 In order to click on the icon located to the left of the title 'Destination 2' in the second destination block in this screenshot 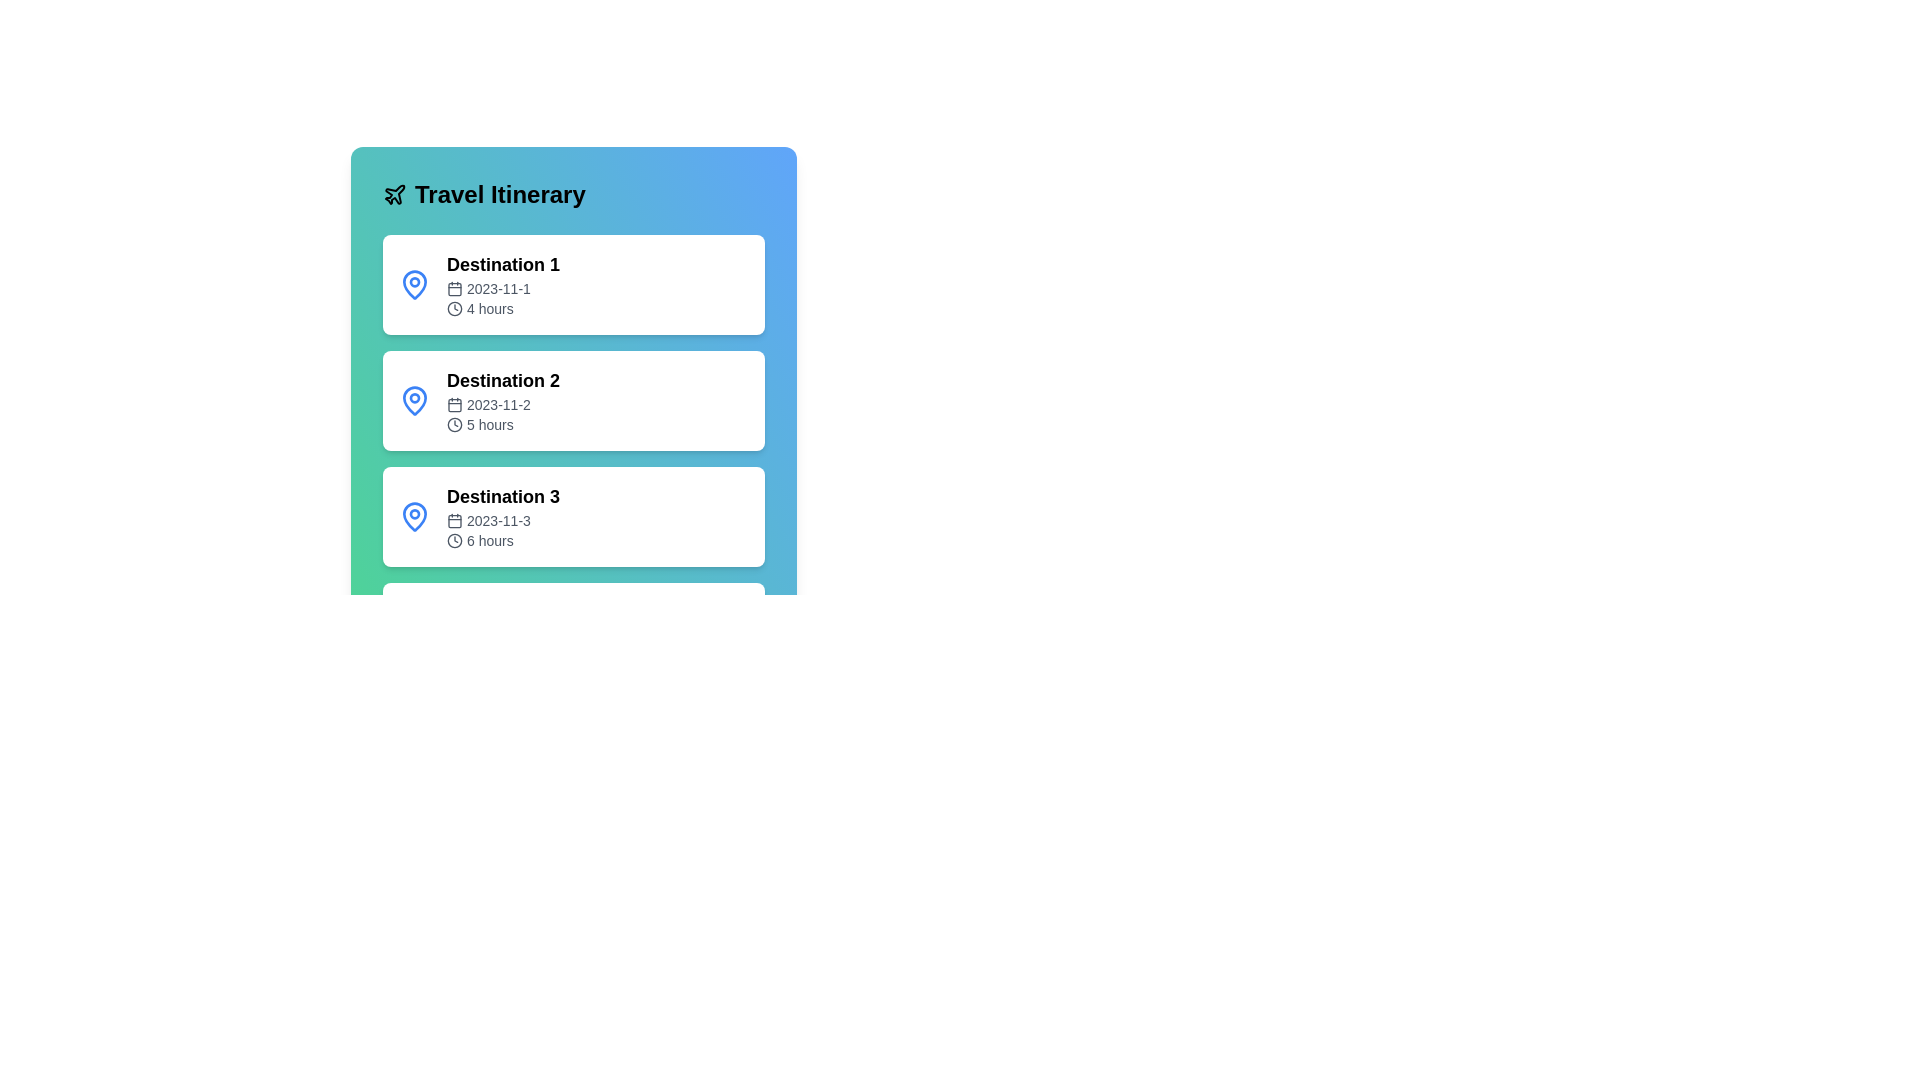, I will do `click(413, 400)`.